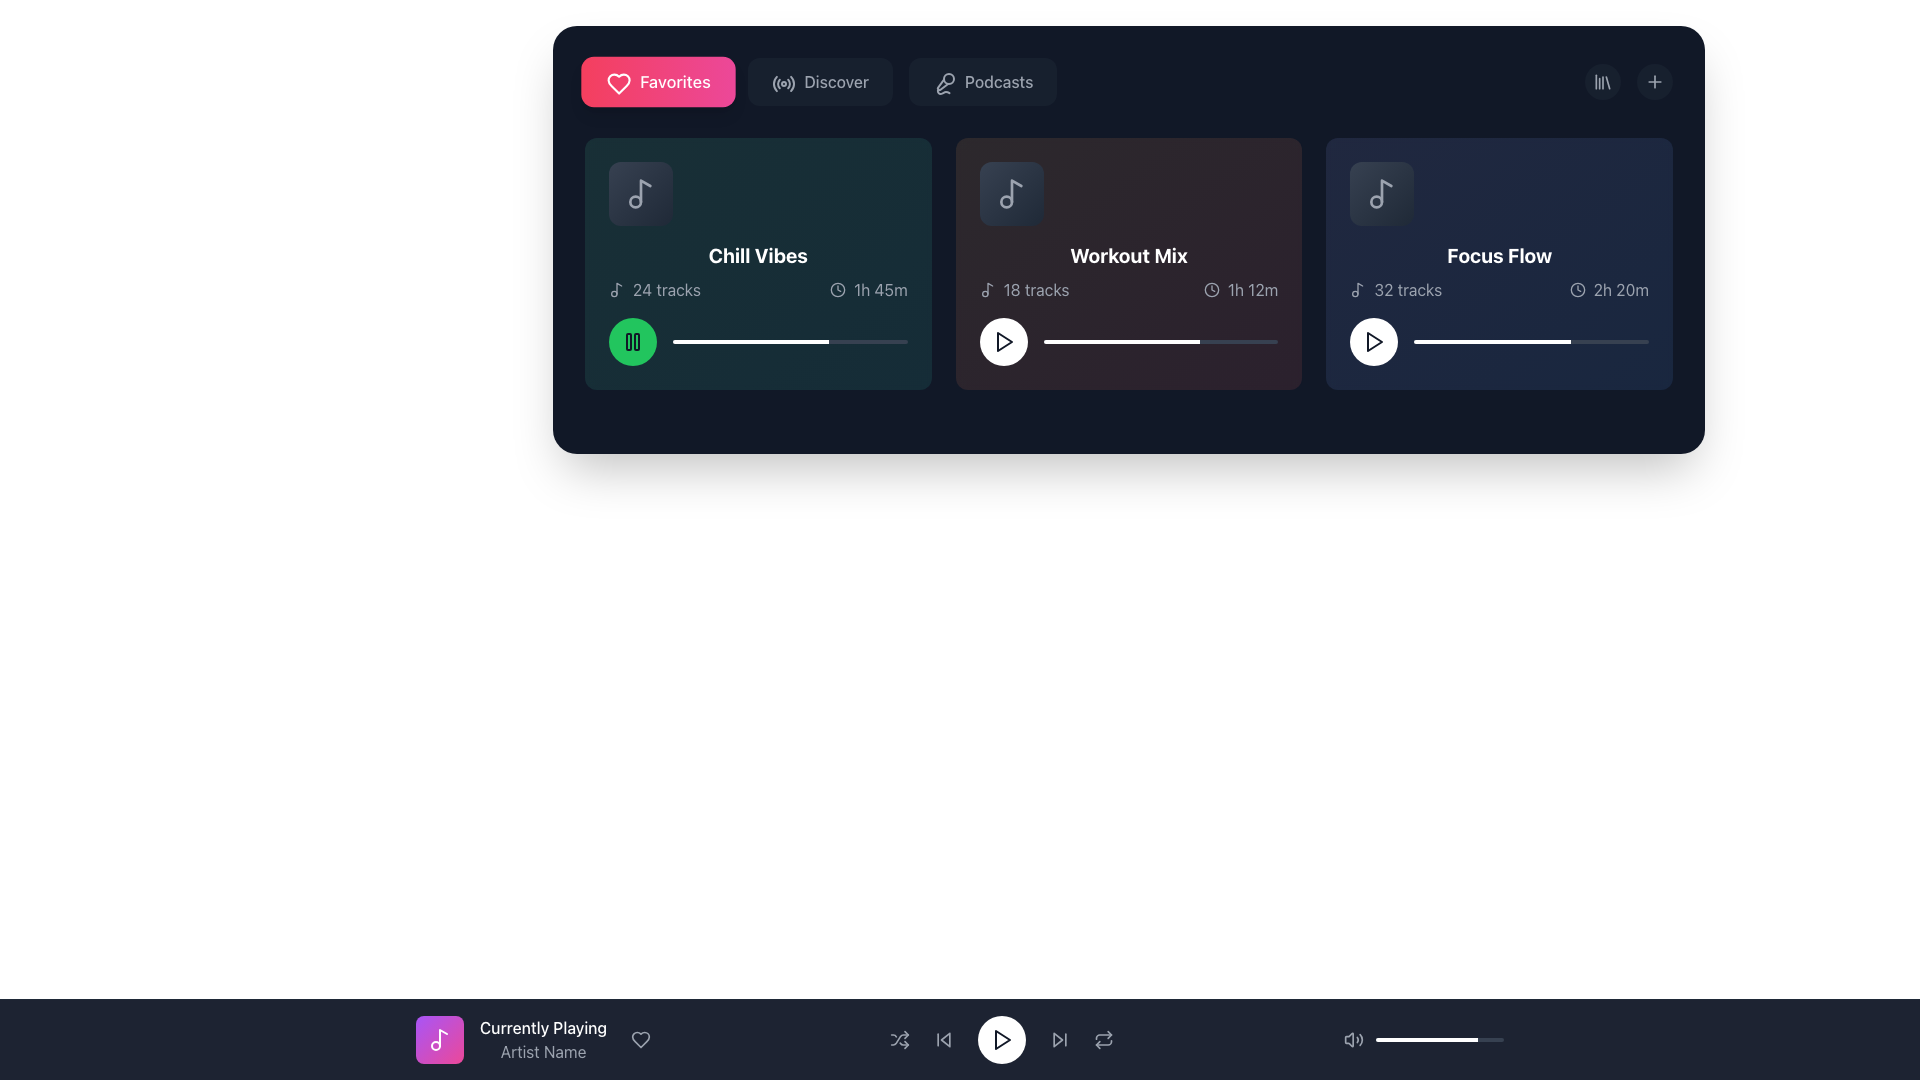 The width and height of the screenshot is (1920, 1080). I want to click on the Text Label displaying '24 tracks' located in the 'Chill Vibes' card, adjacent to a music note icon, so click(667, 289).